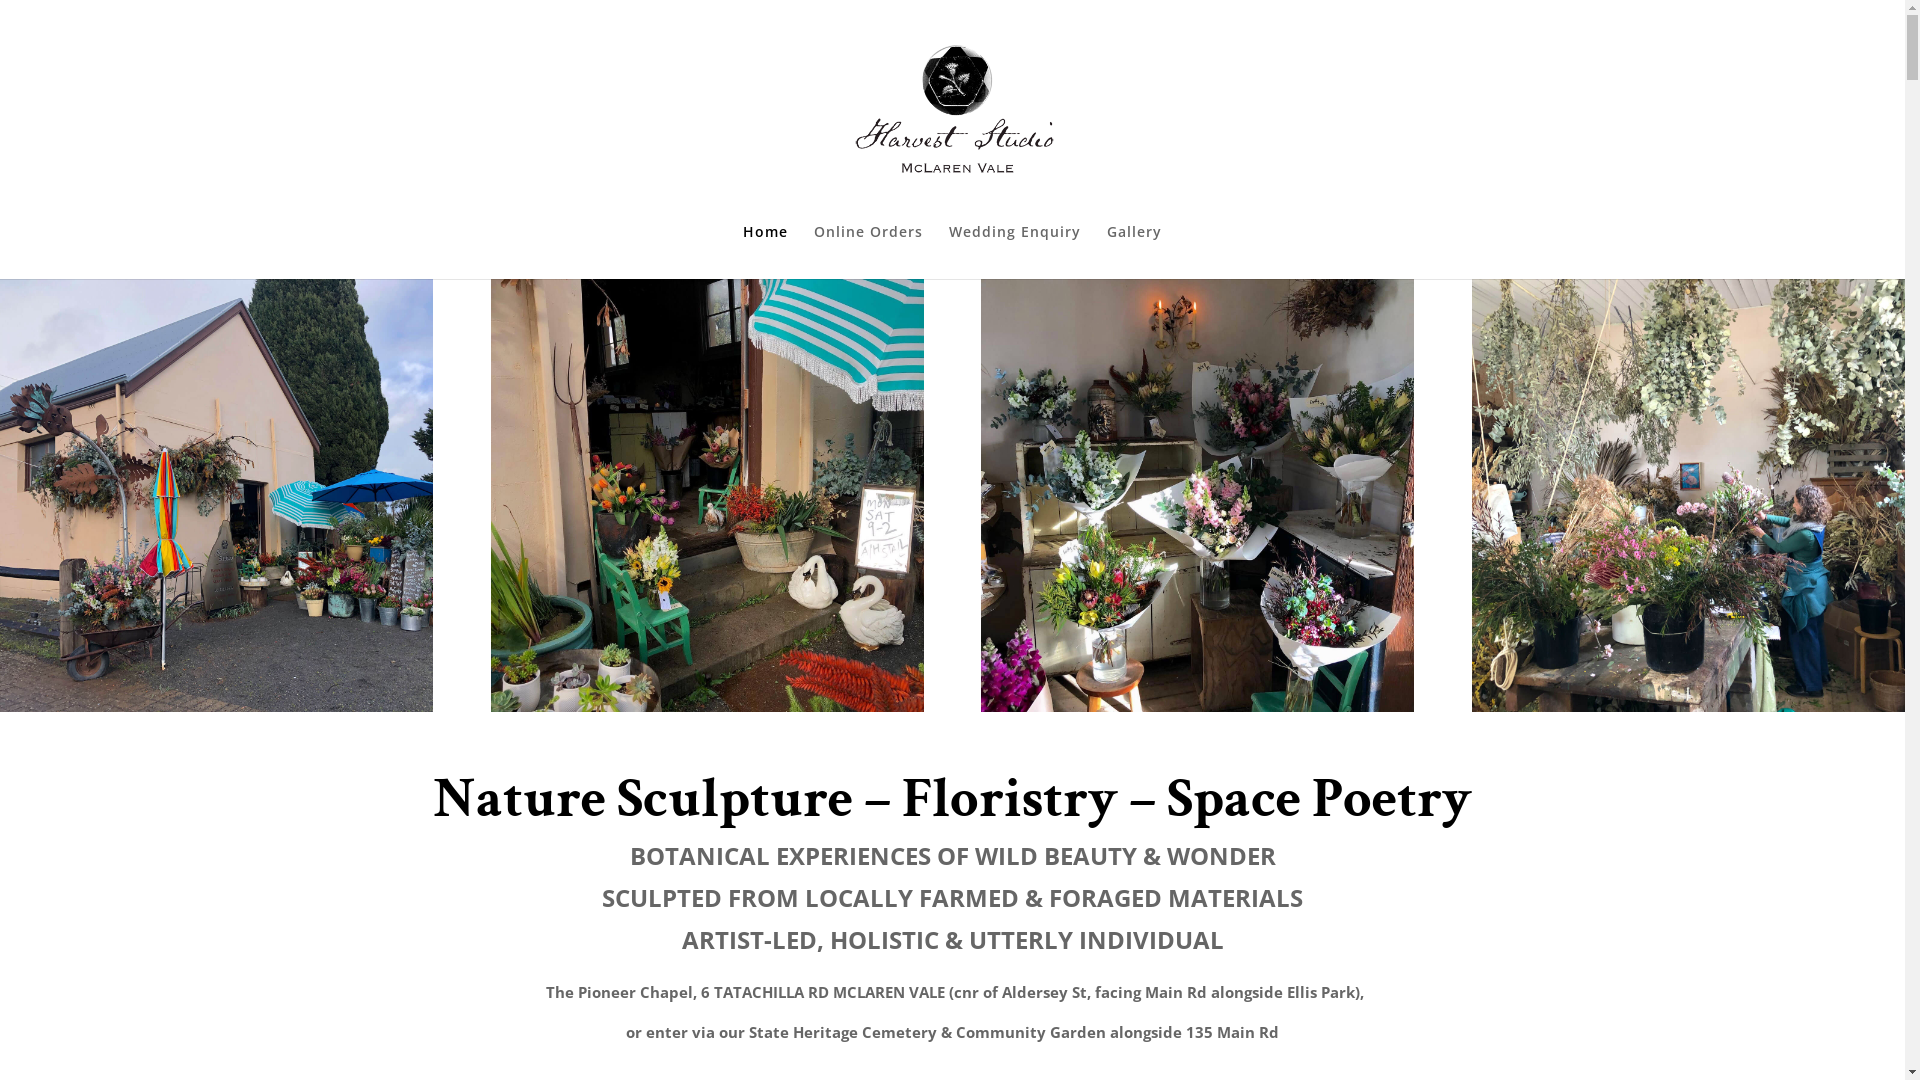 The image size is (1920, 1080). I want to click on 'exterior', so click(0, 495).